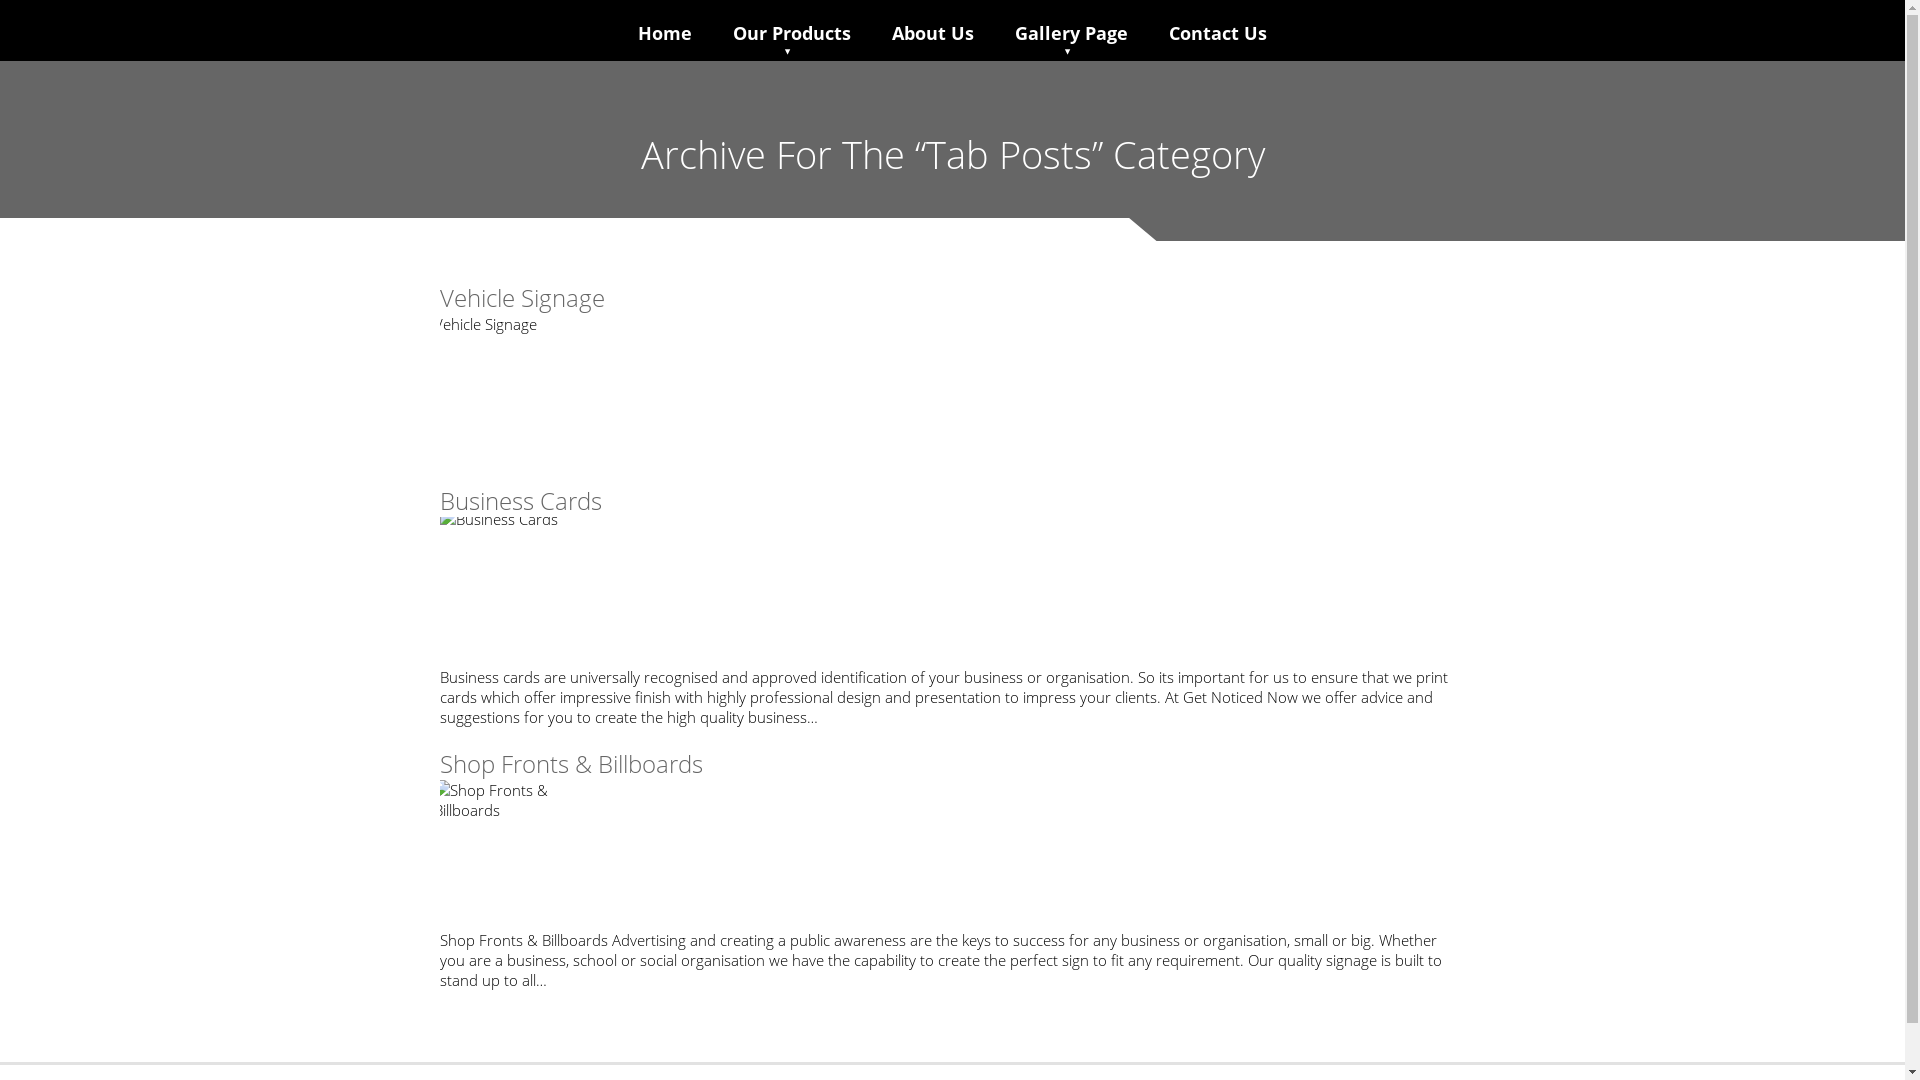  Describe the element at coordinates (522, 297) in the screenshot. I see `'Vehicle Signage'` at that location.